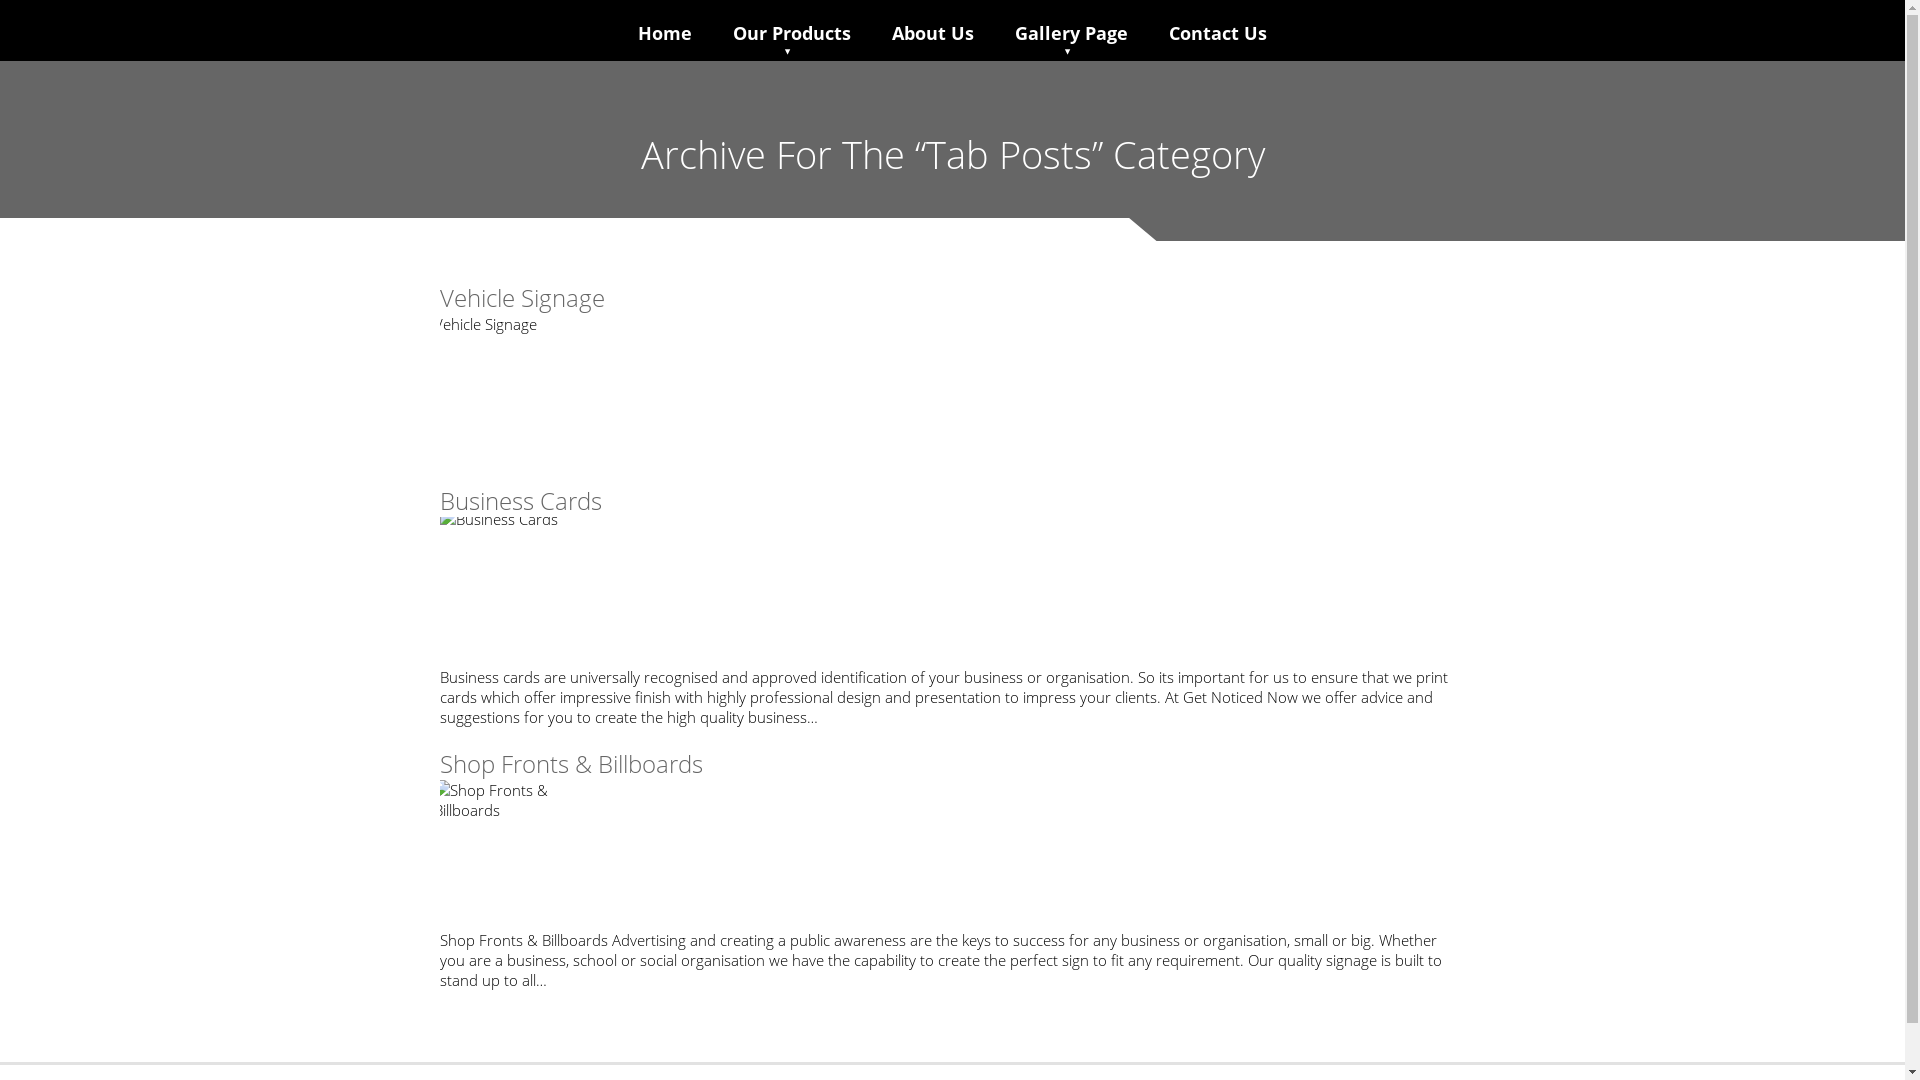  Describe the element at coordinates (522, 297) in the screenshot. I see `'Vehicle Signage'` at that location.